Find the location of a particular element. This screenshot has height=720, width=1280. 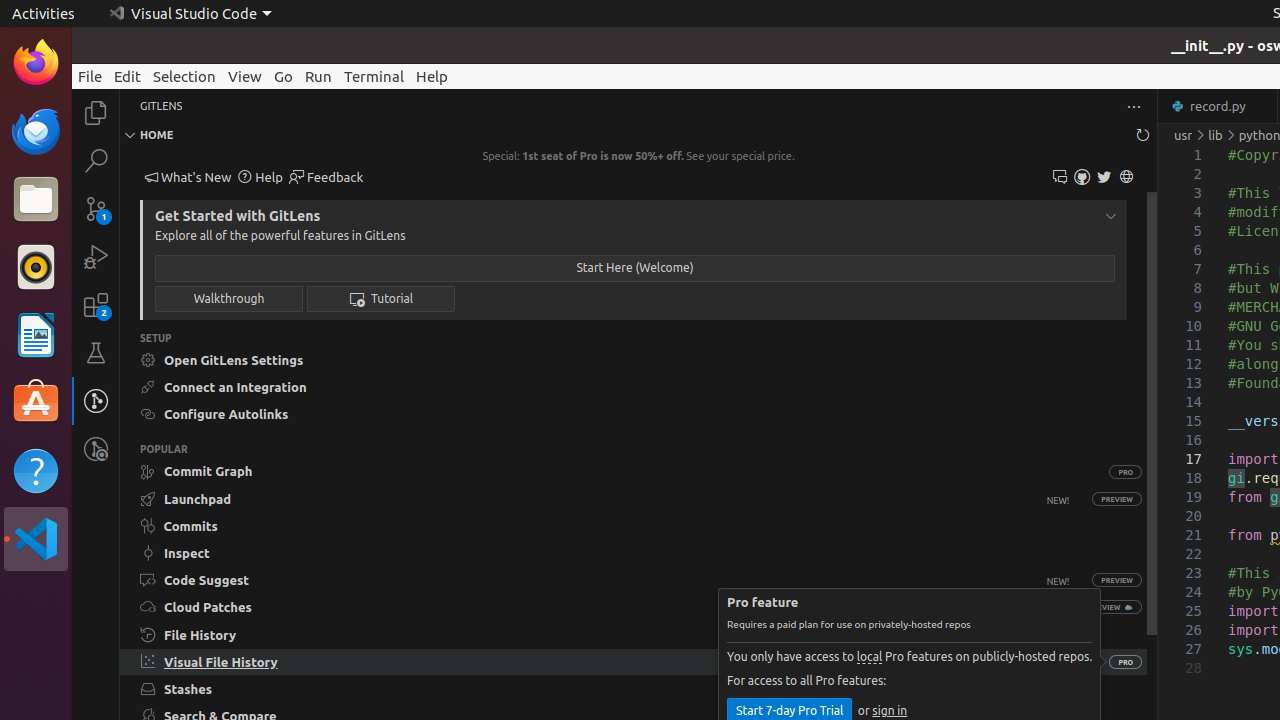

'Feedback' is located at coordinates (326, 176).